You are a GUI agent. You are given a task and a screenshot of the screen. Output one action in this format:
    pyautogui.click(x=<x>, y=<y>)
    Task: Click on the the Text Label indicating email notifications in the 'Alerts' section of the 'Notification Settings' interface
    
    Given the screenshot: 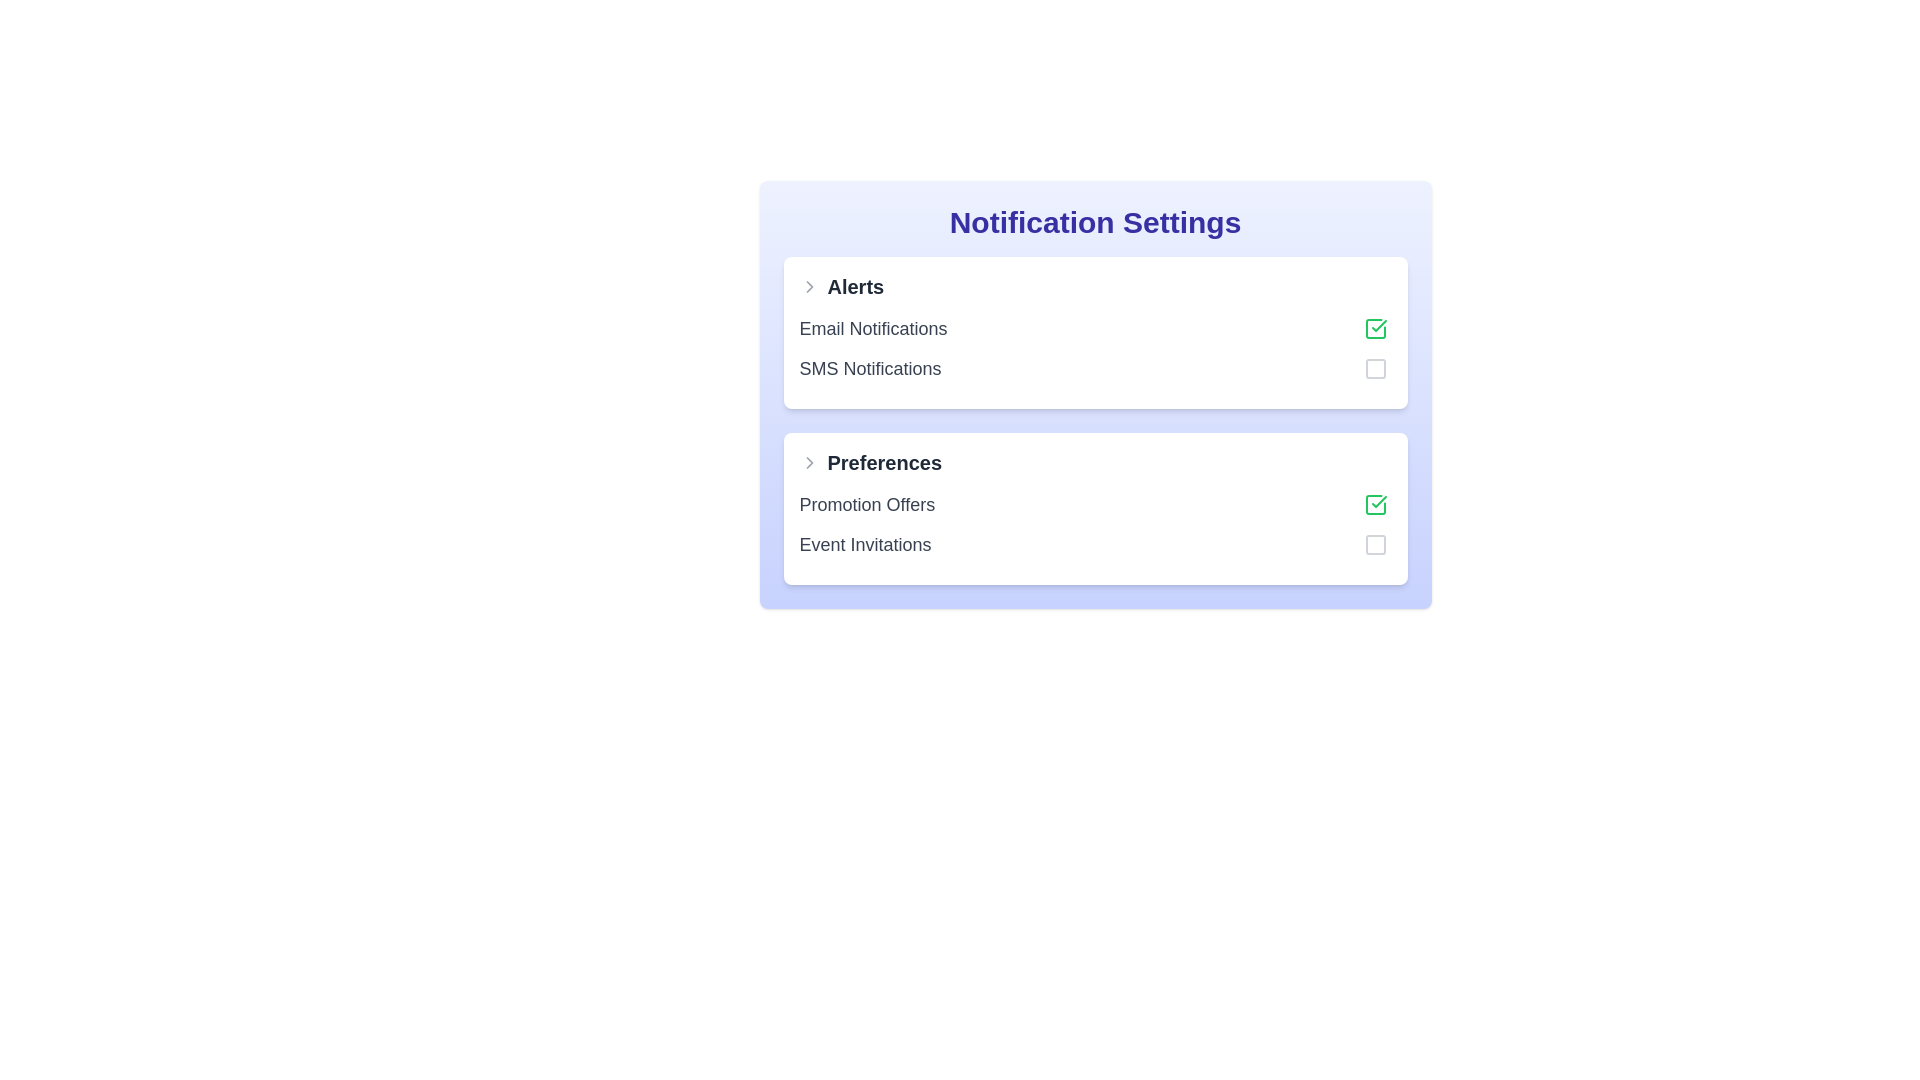 What is the action you would take?
    pyautogui.click(x=873, y=327)
    